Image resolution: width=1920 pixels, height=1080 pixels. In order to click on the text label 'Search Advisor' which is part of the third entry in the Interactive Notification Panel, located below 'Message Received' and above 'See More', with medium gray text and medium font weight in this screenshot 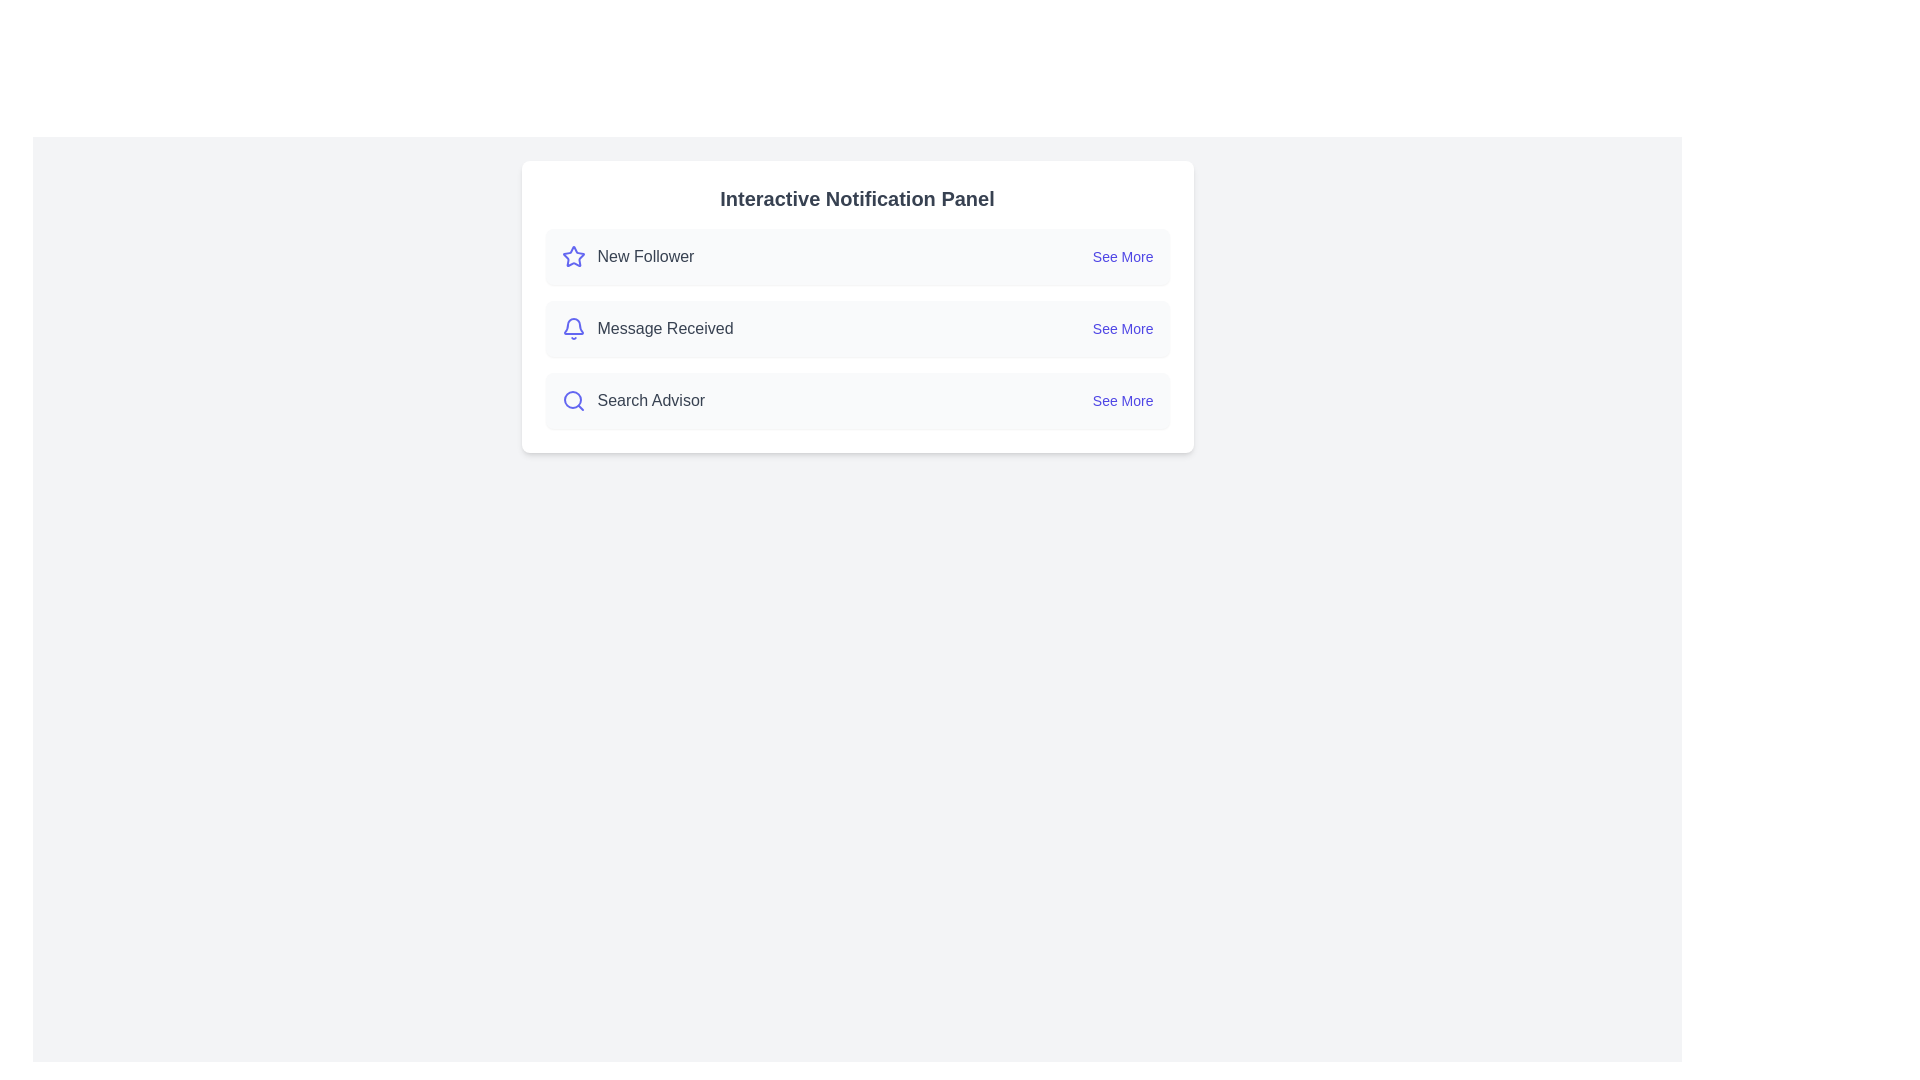, I will do `click(651, 401)`.